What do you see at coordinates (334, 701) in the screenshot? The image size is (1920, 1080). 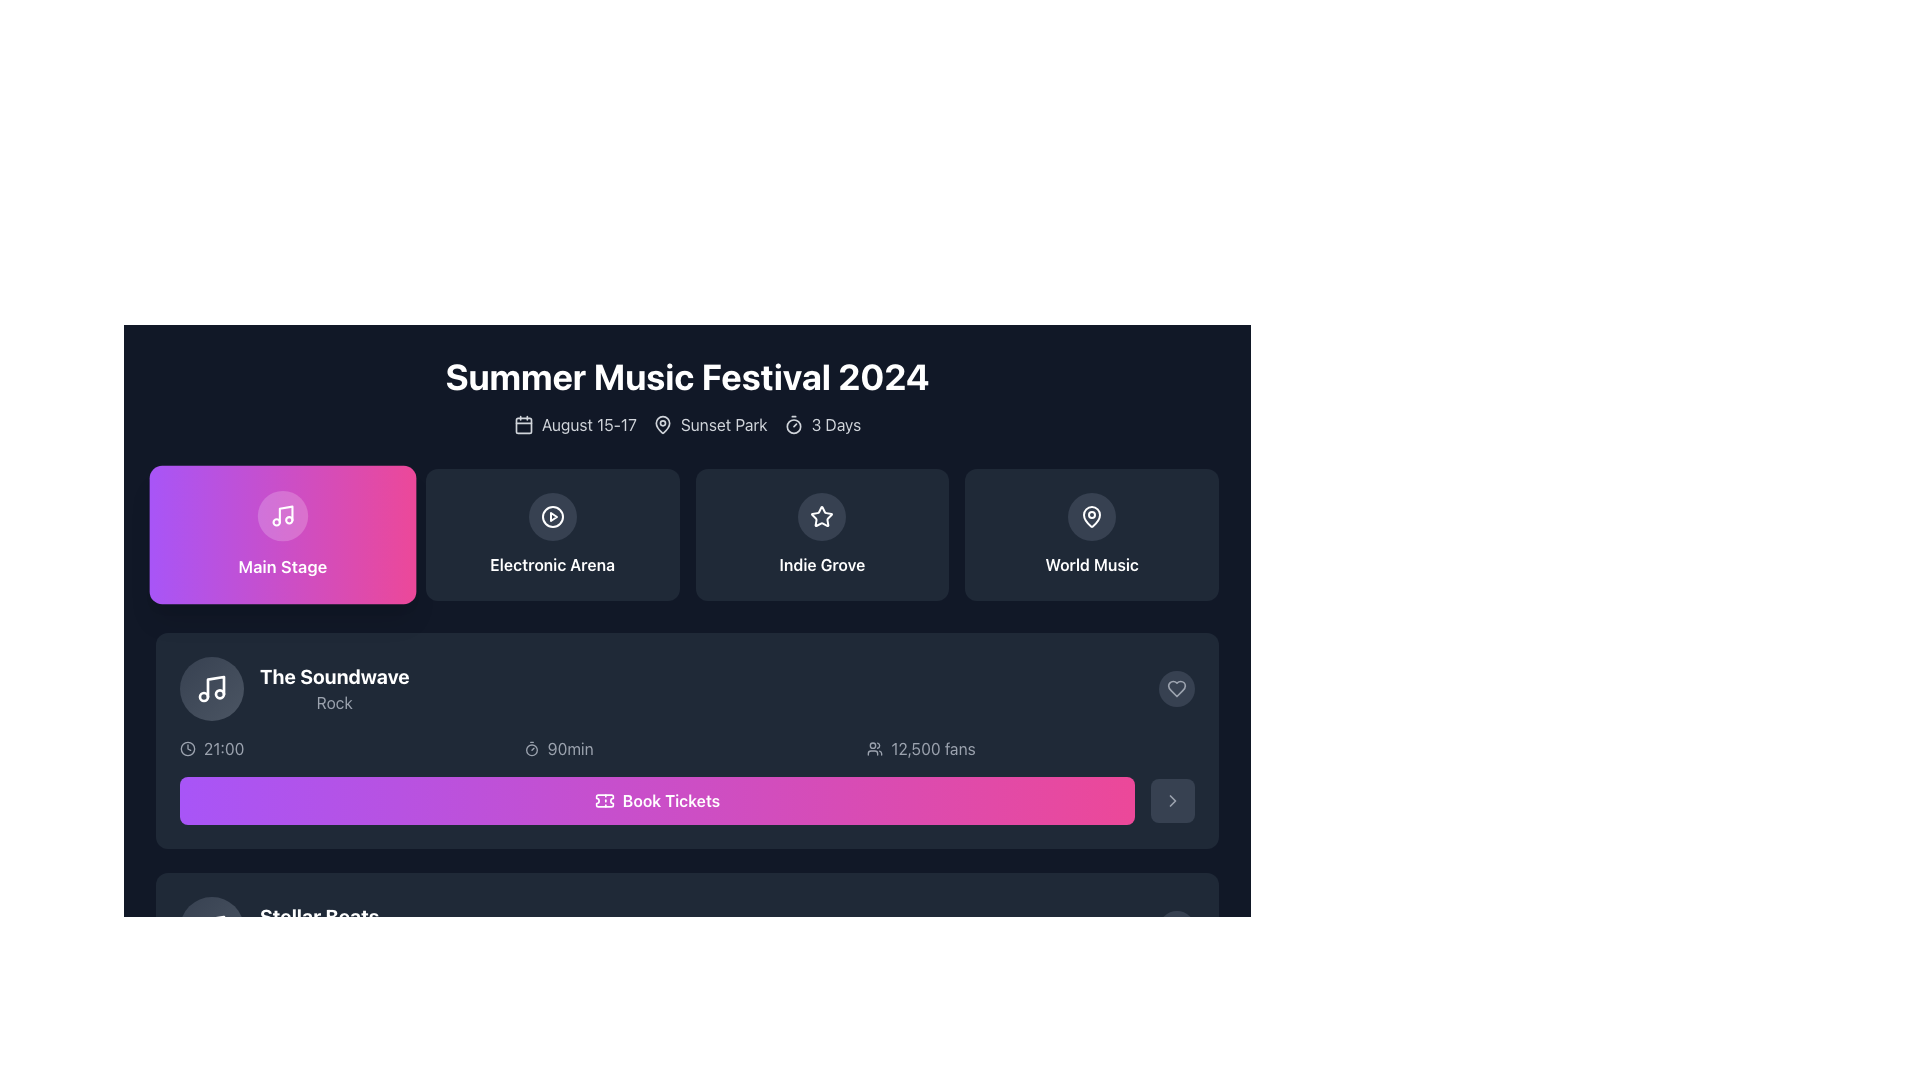 I see `the text label that categorizes the event under the 'Rock' genre, located below the title 'The Soundwave' in the event listing for a music festival` at bounding box center [334, 701].